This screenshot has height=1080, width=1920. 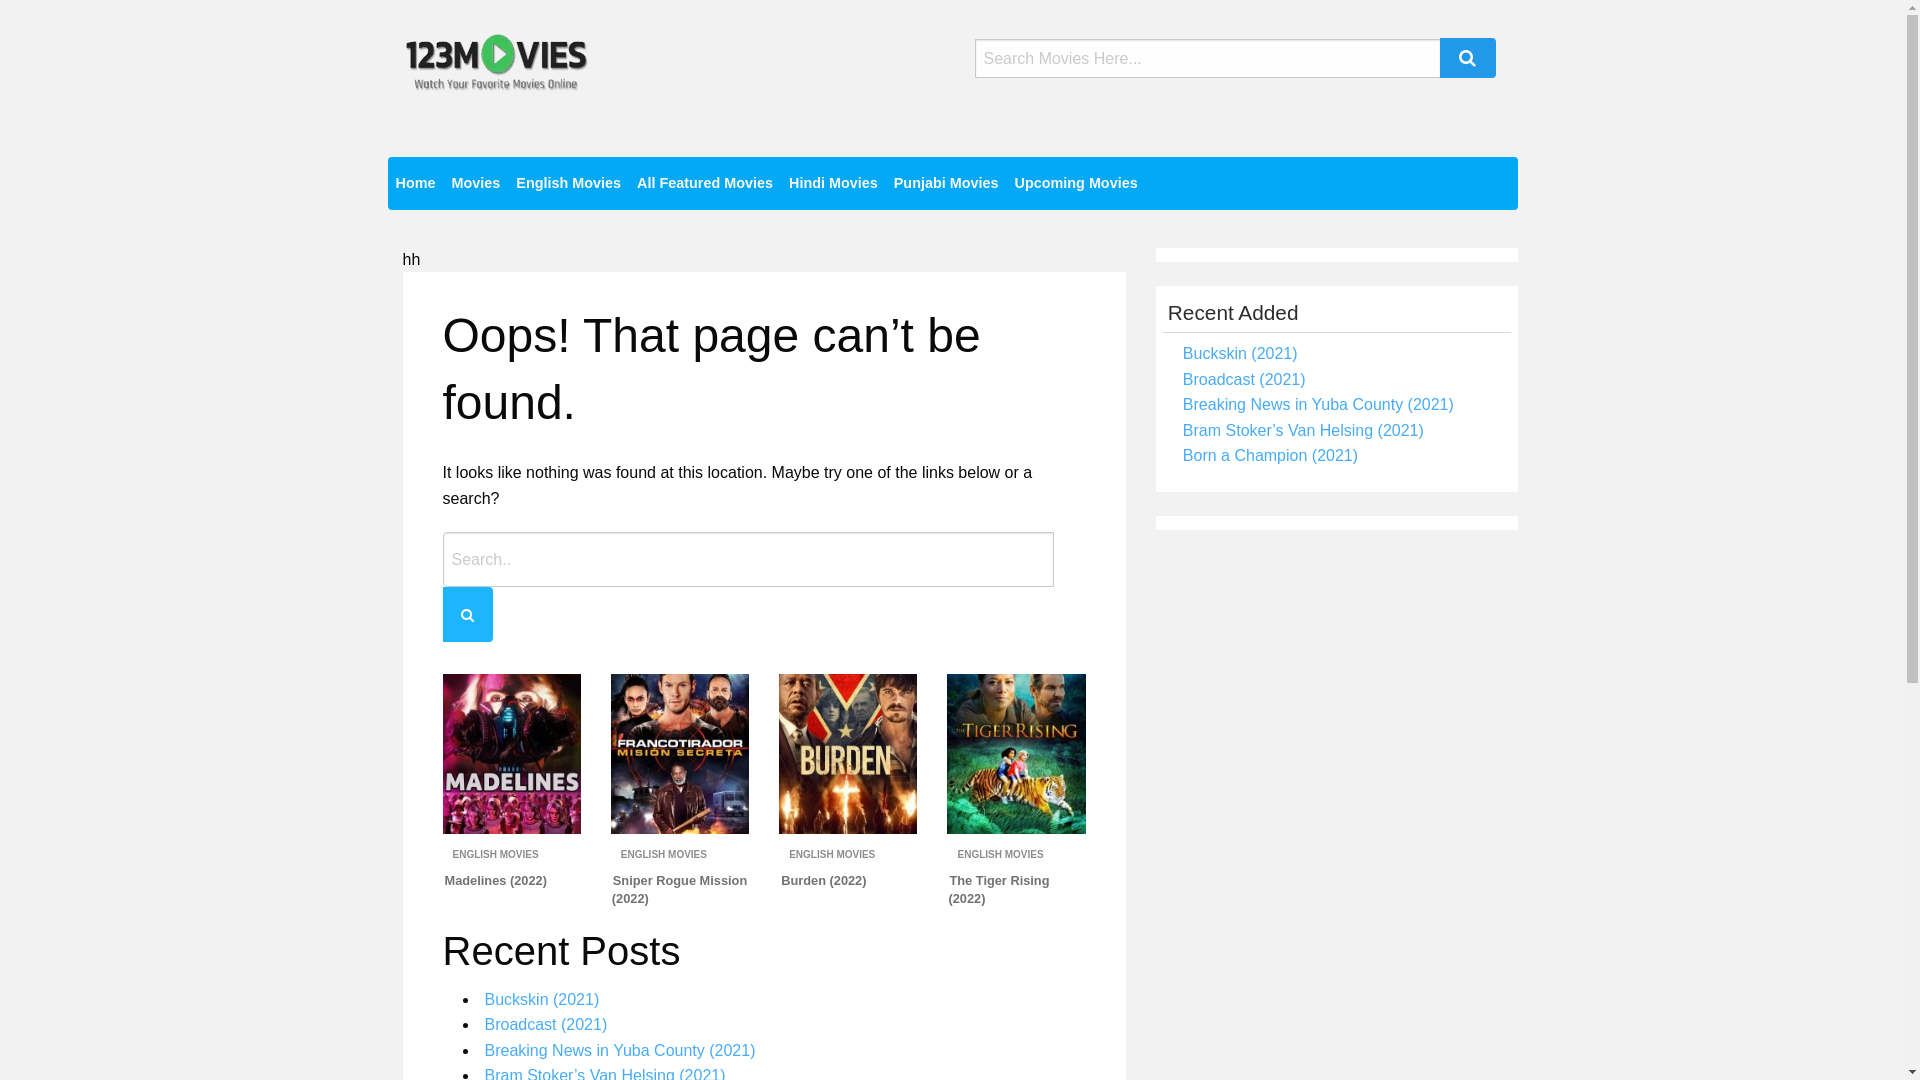 What do you see at coordinates (831, 854) in the screenshot?
I see `'ENGLISH MOVIES'` at bounding box center [831, 854].